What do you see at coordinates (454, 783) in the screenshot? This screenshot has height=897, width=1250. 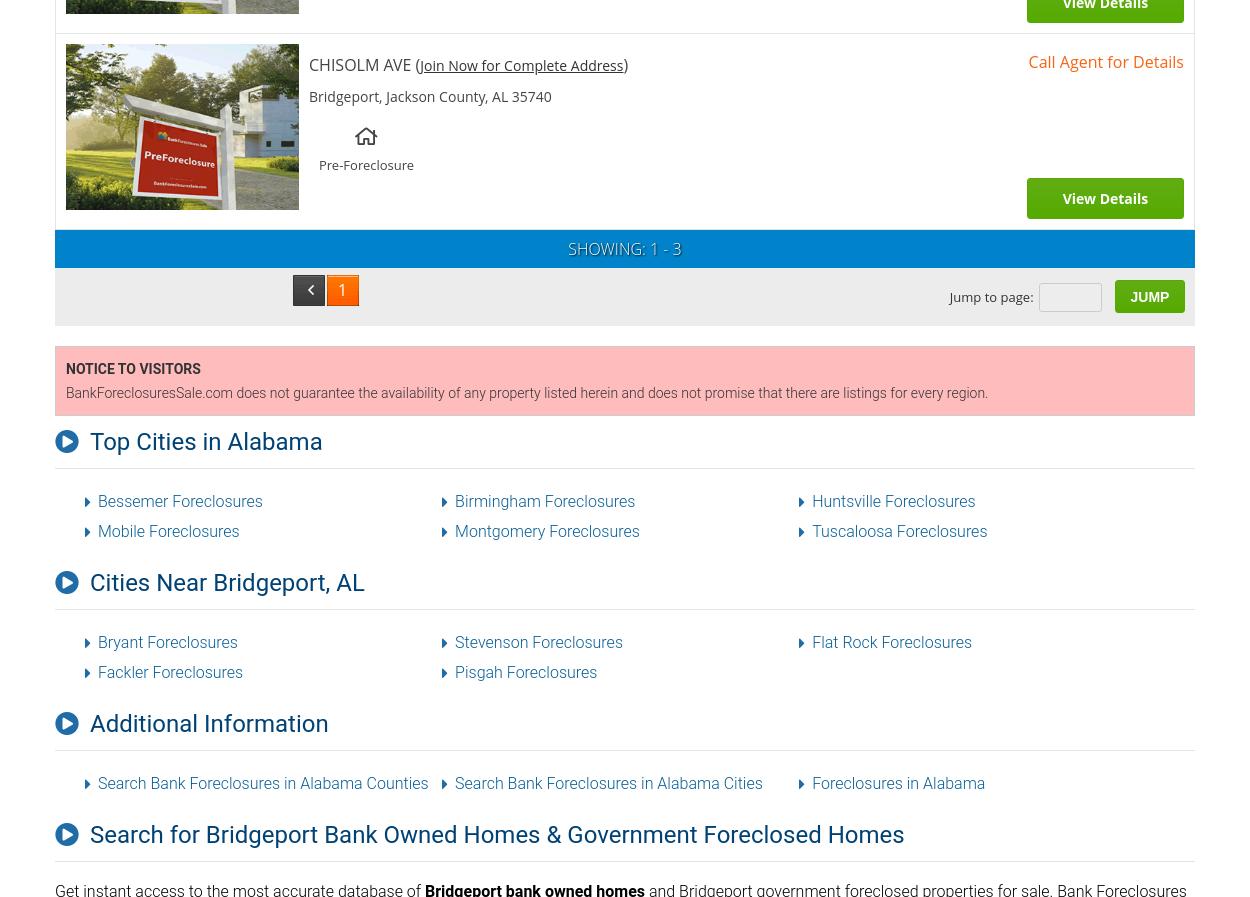 I see `'Search Bank Foreclosures in Alabama Cities'` at bounding box center [454, 783].